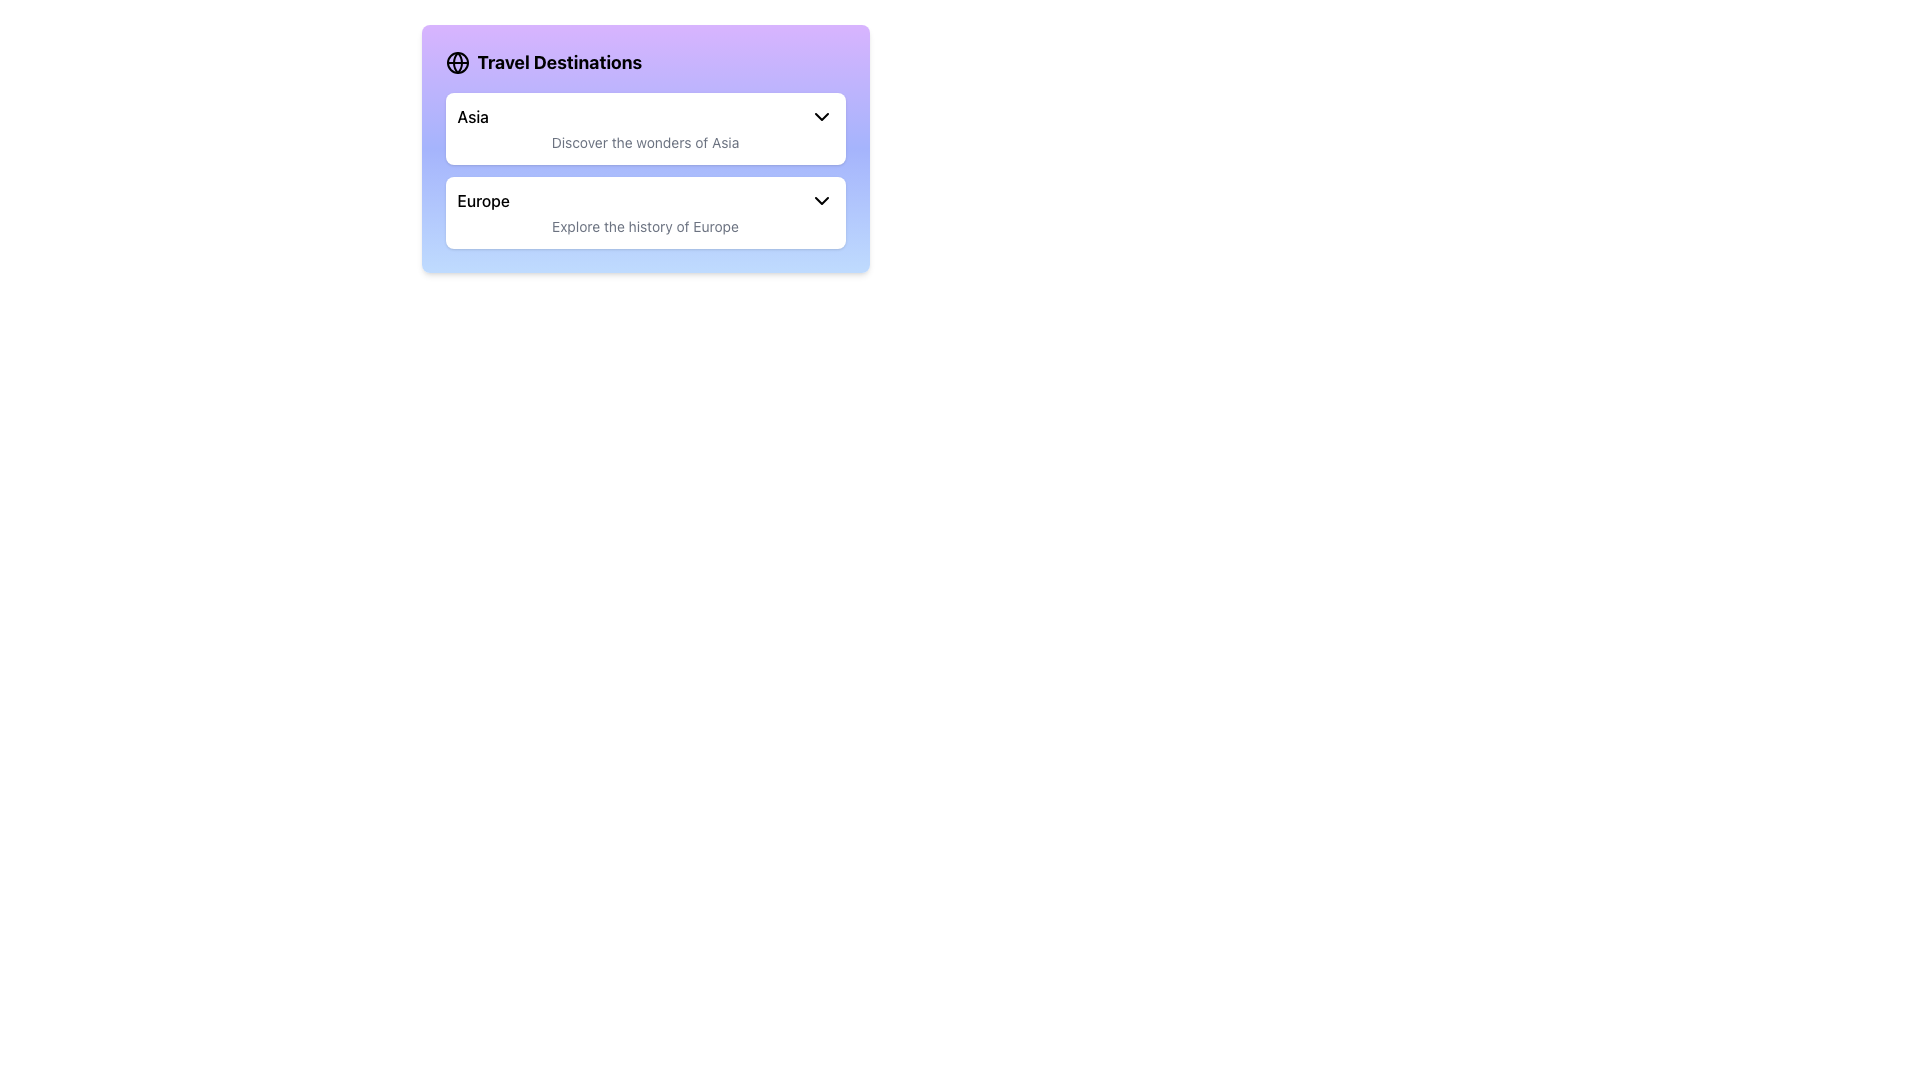  What do you see at coordinates (456, 61) in the screenshot?
I see `the 'Global Travel' icon located to the immediate left of the bold text 'Travel Destinations' in the purple header of the card` at bounding box center [456, 61].